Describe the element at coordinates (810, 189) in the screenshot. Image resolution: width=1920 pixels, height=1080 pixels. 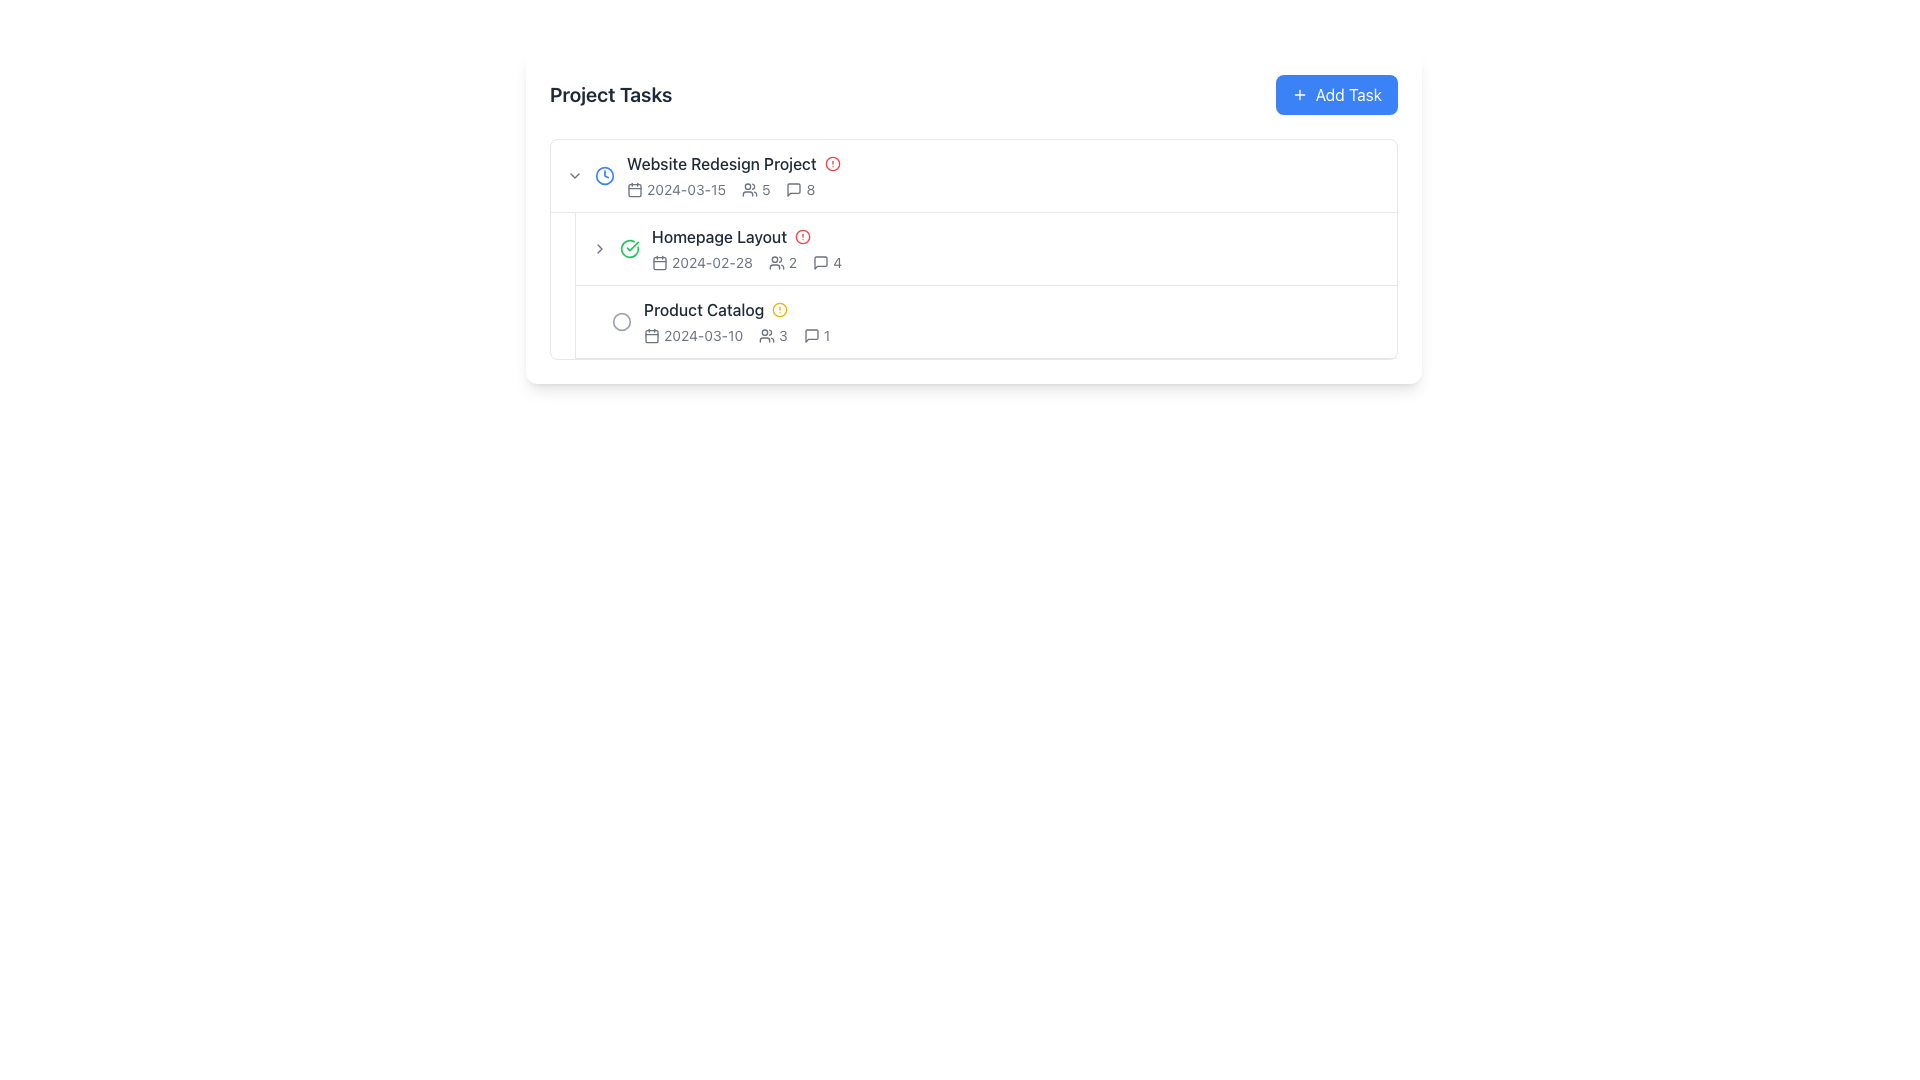
I see `the static text label displaying the number '8', which is located to the right of the speech bubble icon in the 'Website Redesign Project' task row` at that location.